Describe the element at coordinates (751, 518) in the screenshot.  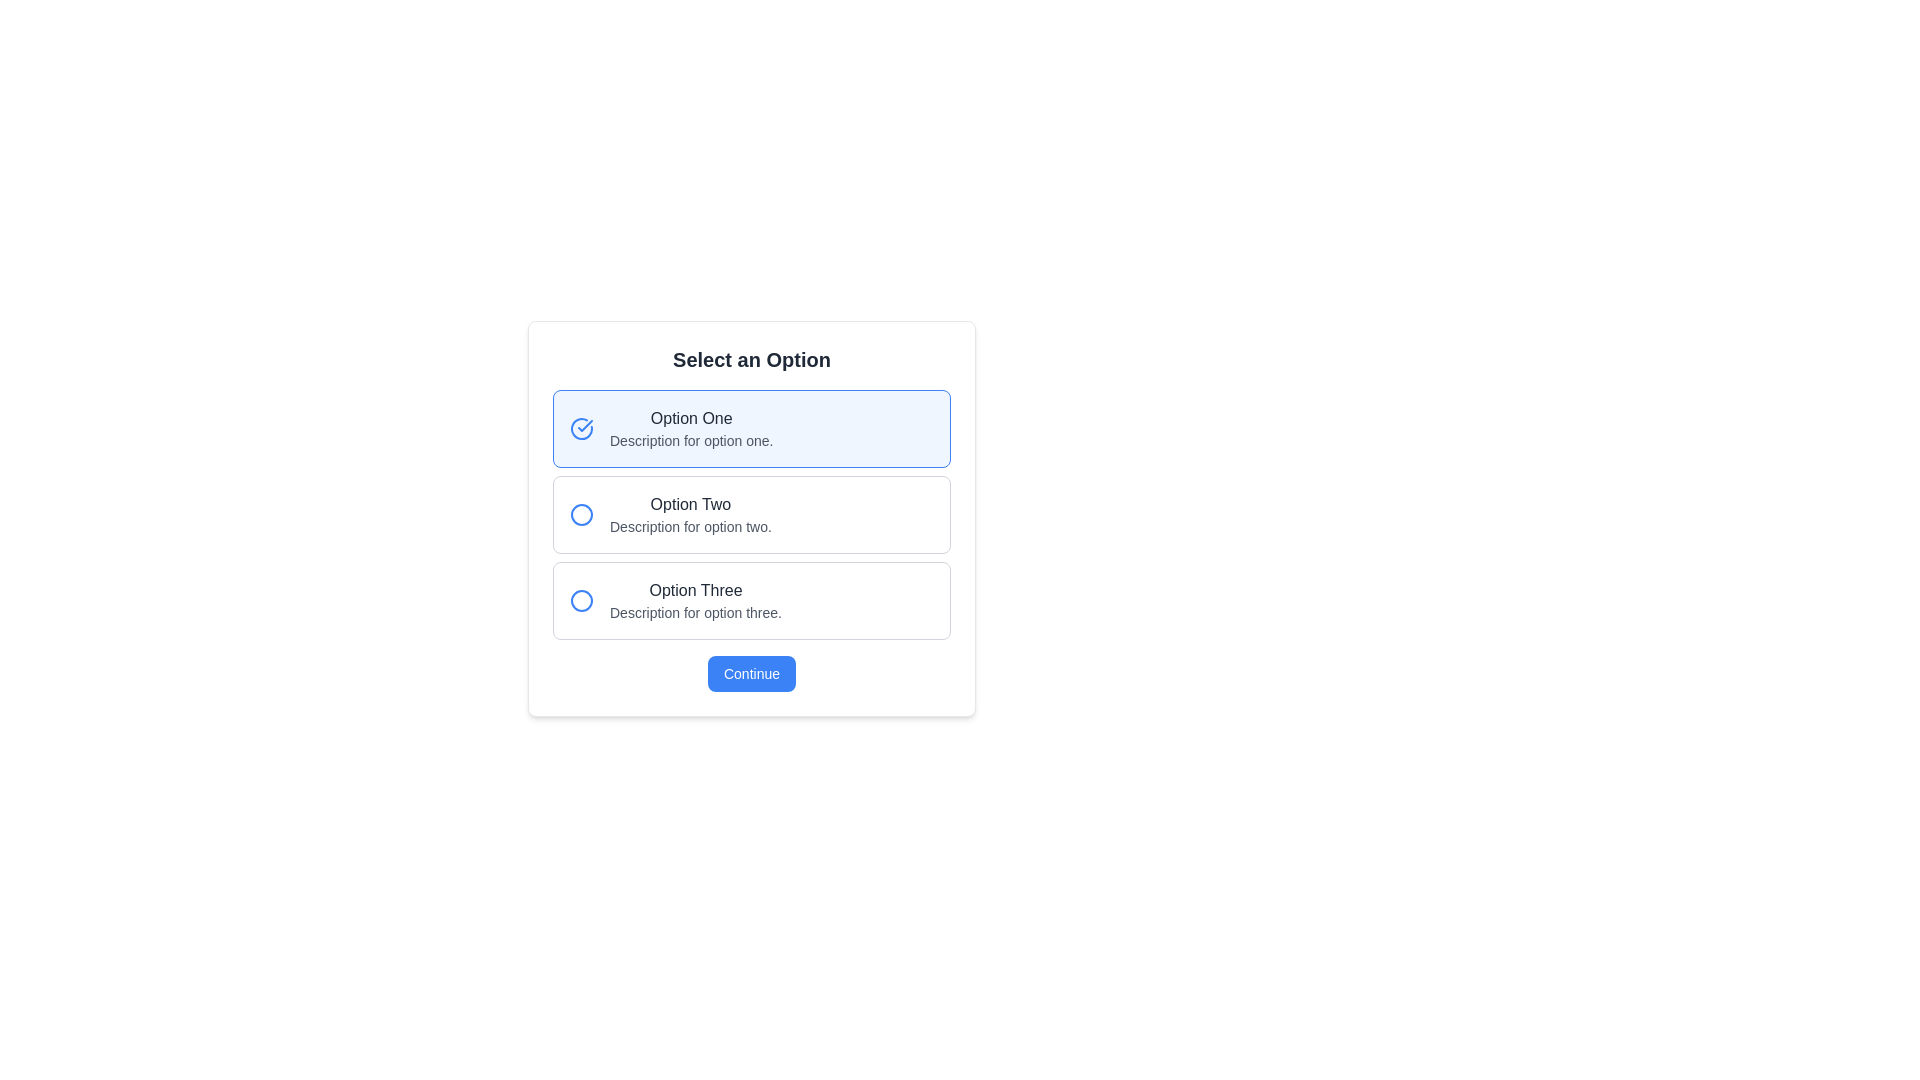
I see `one of the selectable options in the card titled 'Select an Option'` at that location.